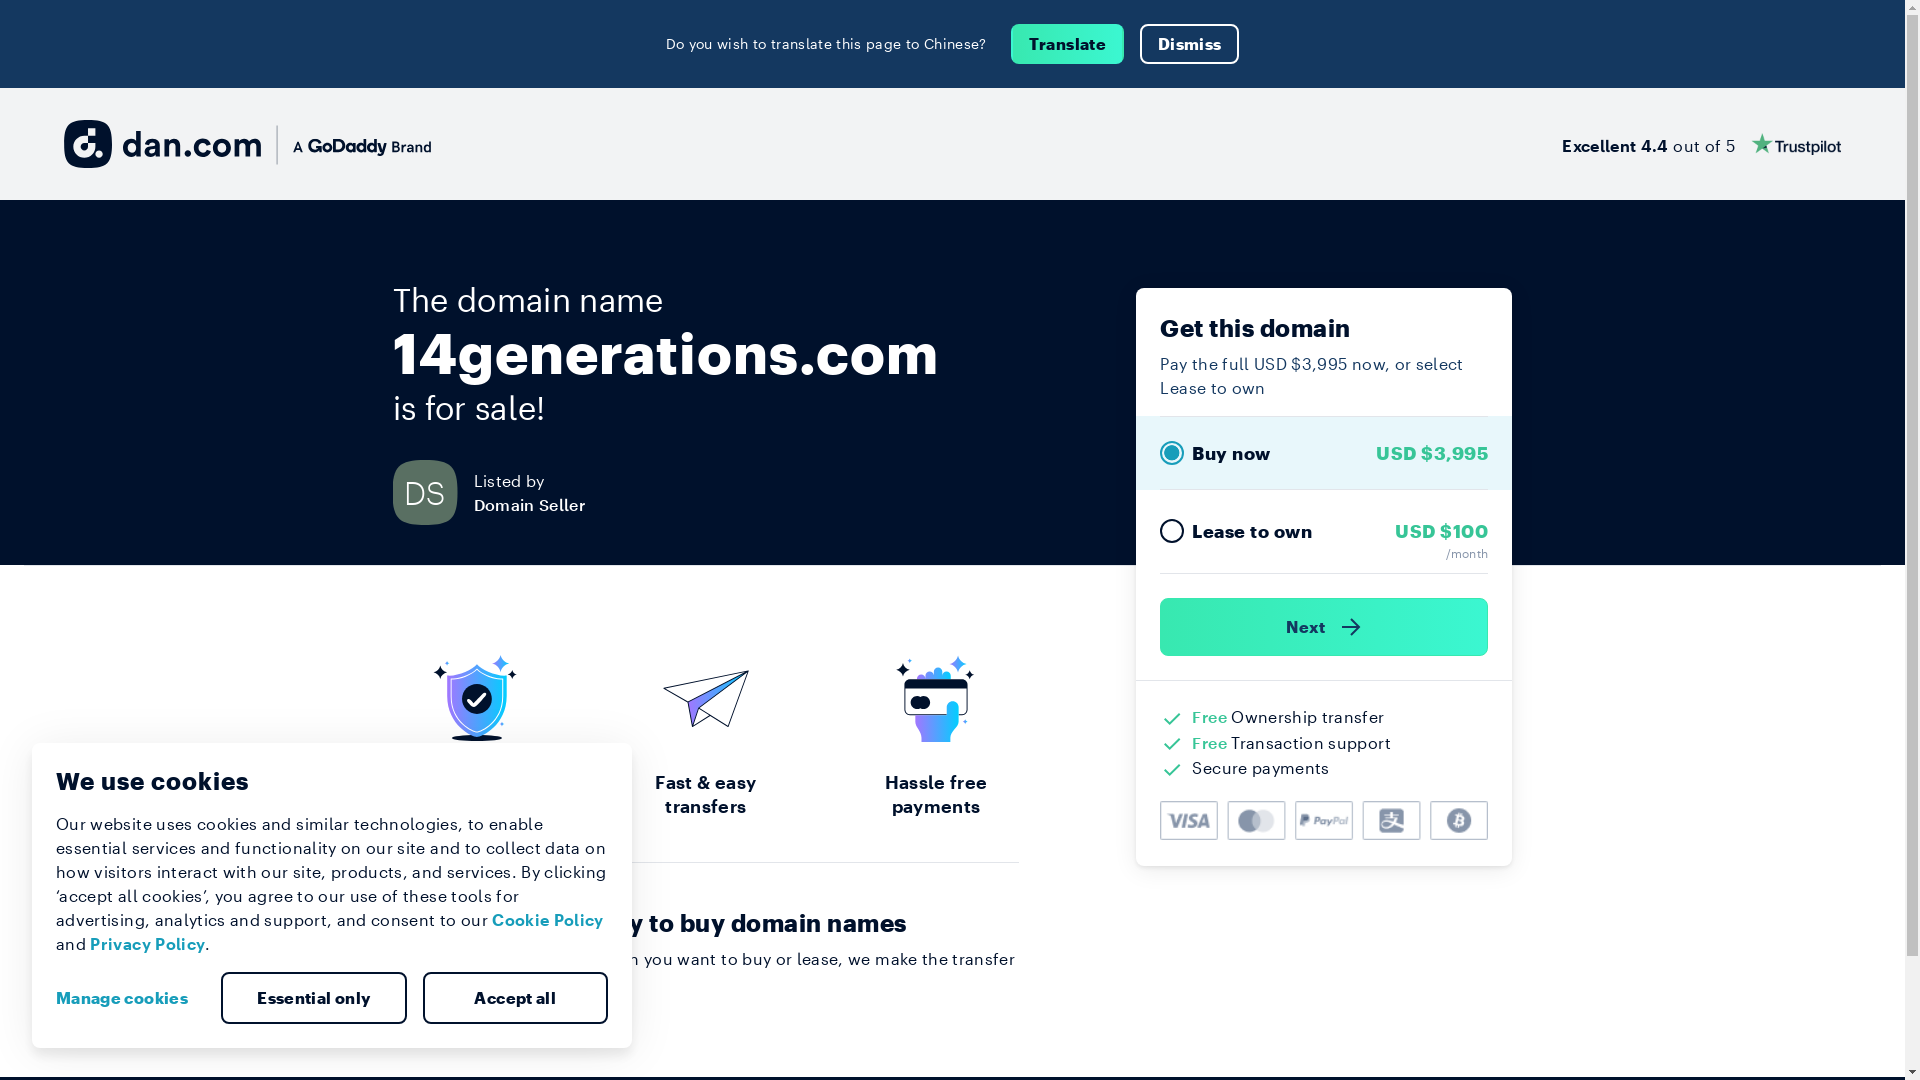 The width and height of the screenshot is (1920, 1080). What do you see at coordinates (1700, 142) in the screenshot?
I see `'Excellent 4.4 out of 5'` at bounding box center [1700, 142].